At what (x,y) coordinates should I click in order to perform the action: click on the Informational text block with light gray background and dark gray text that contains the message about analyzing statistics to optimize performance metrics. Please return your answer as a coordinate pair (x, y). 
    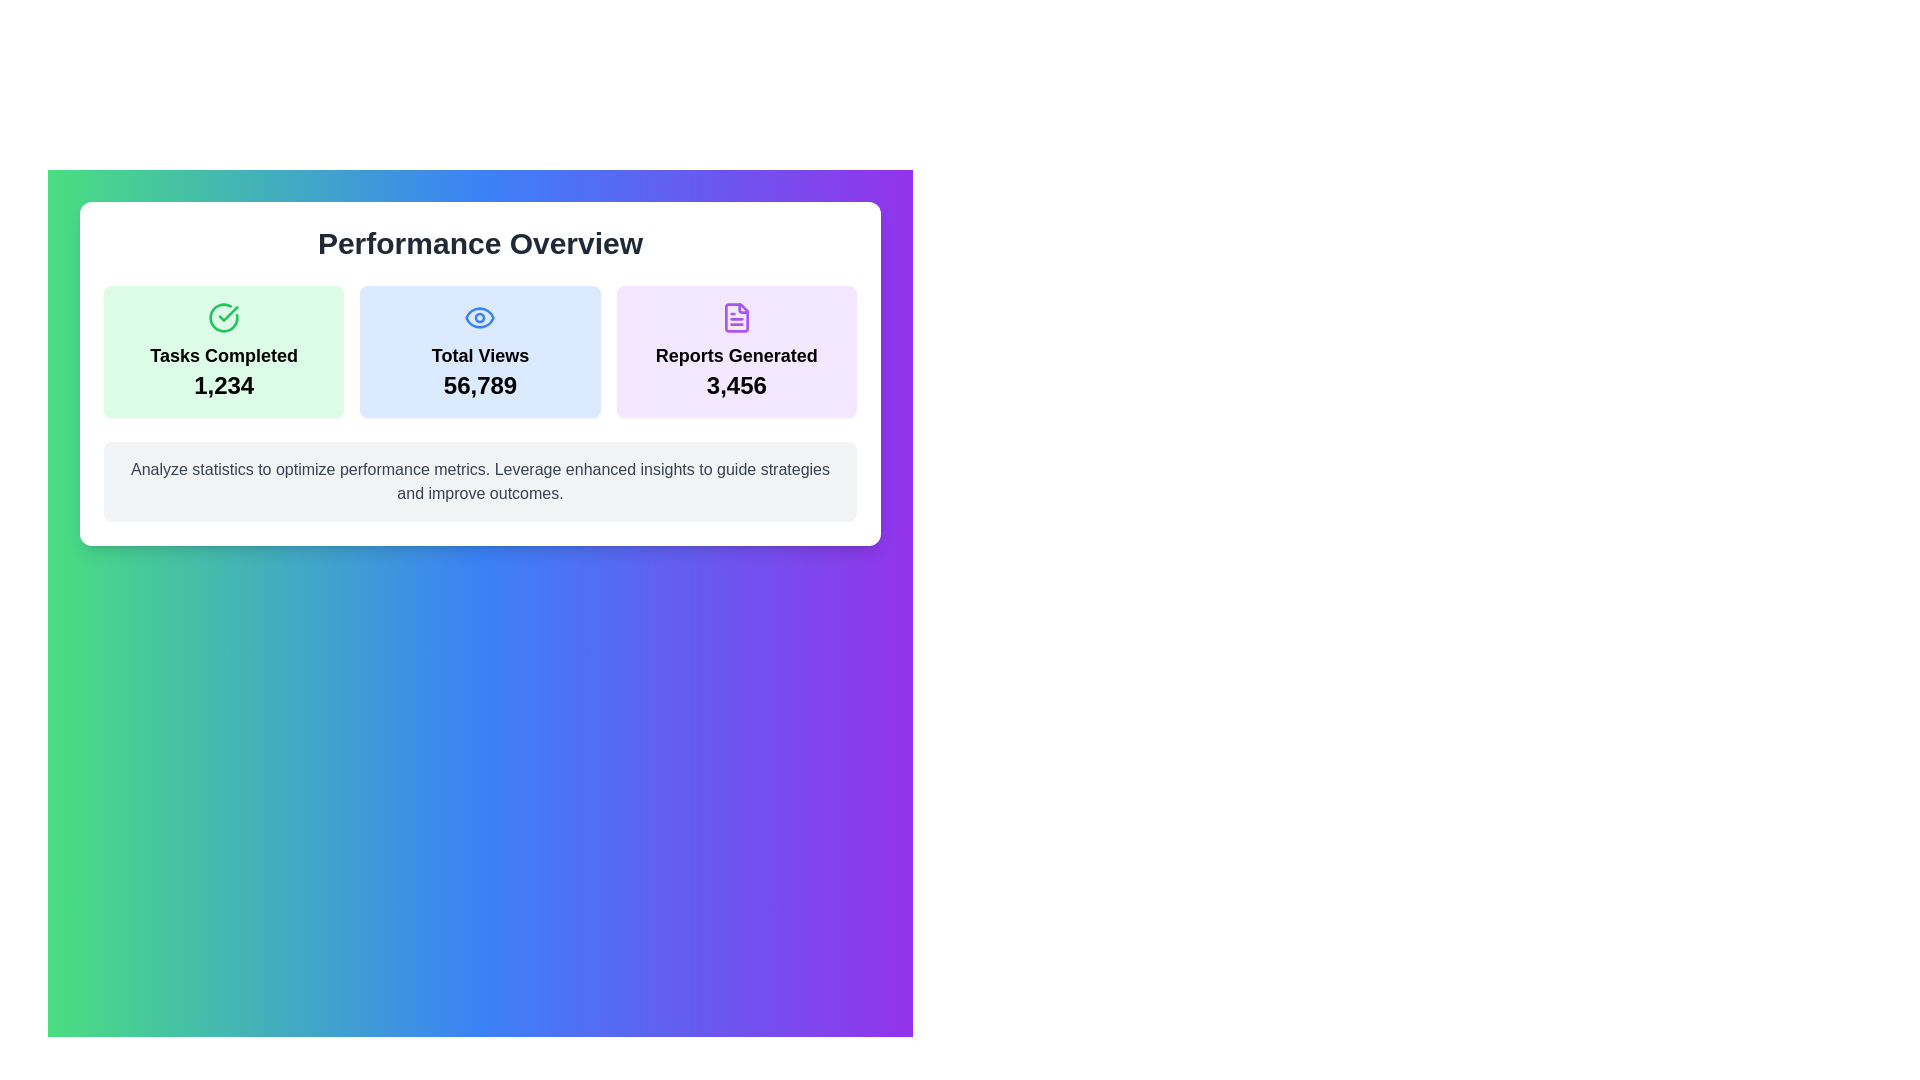
    Looking at the image, I should click on (480, 482).